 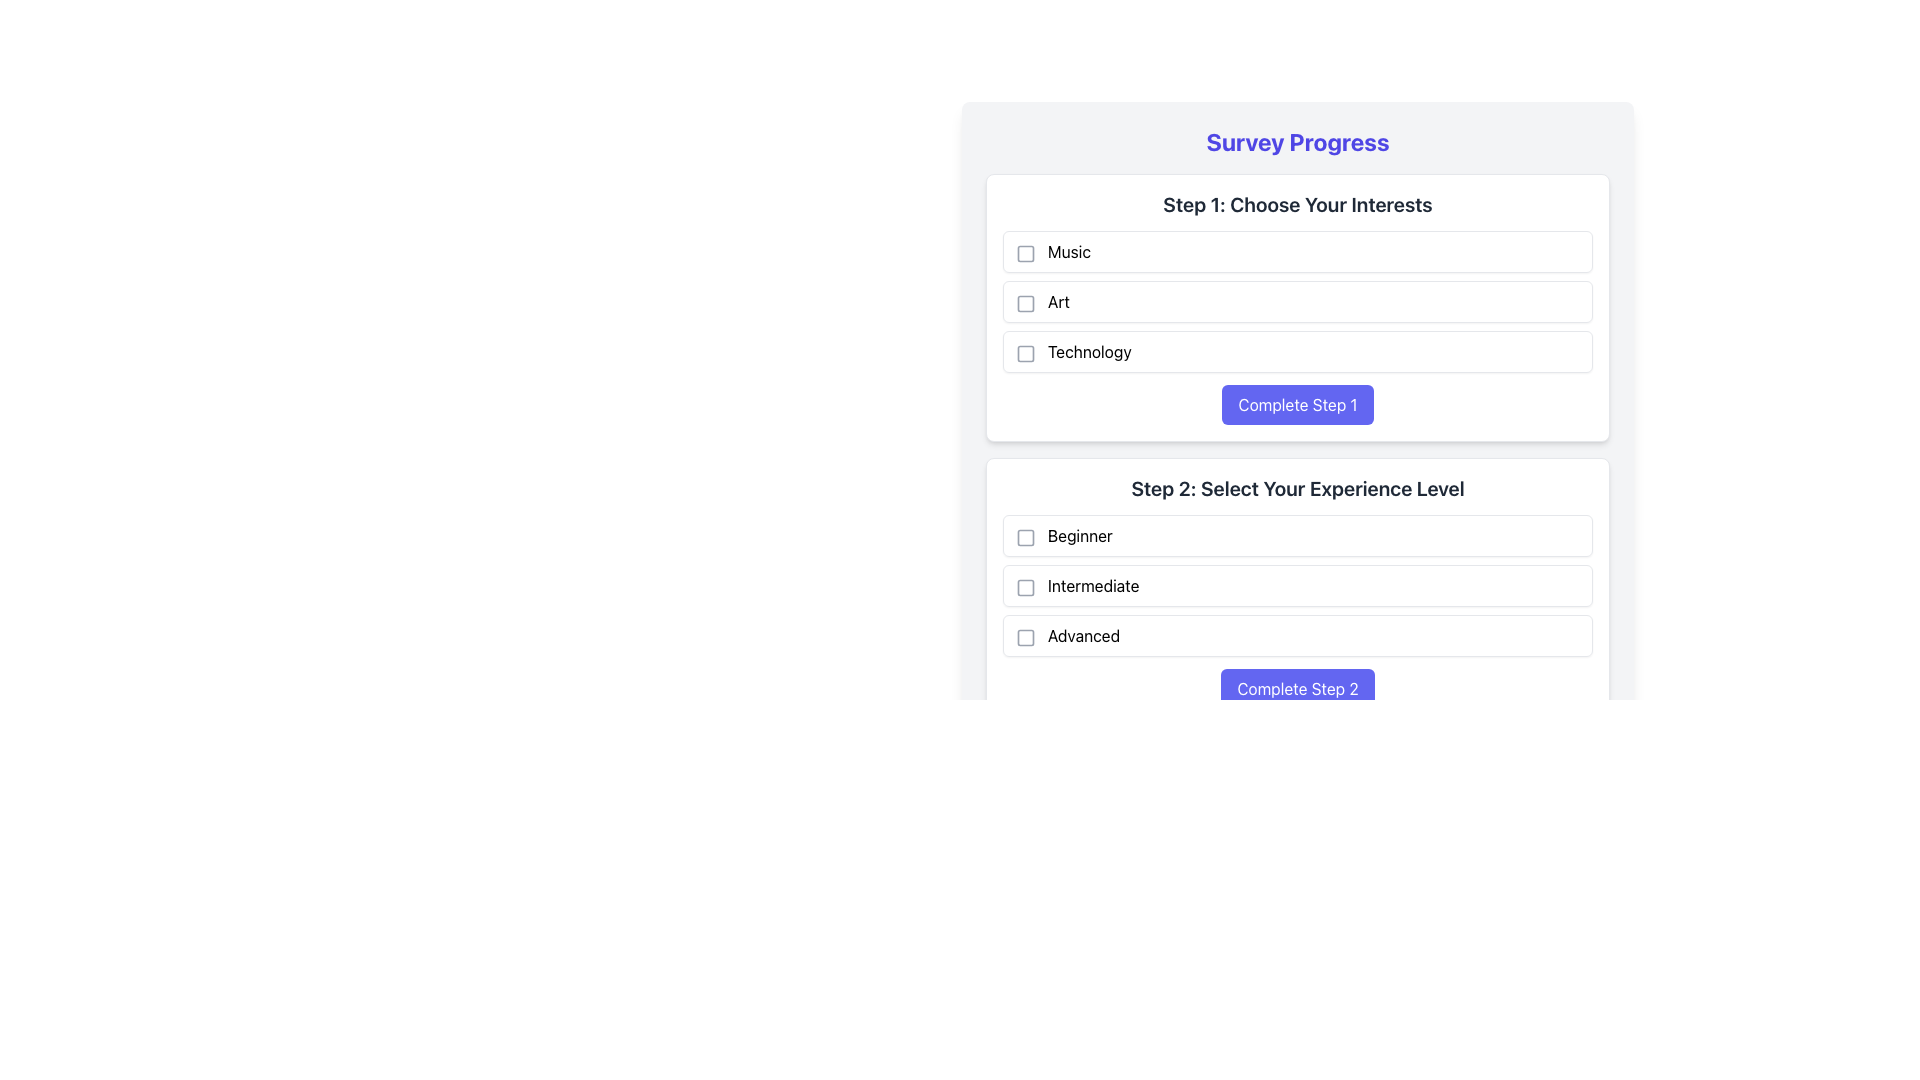 What do you see at coordinates (1297, 250) in the screenshot?
I see `the checkbox for the 'Music' selectable option` at bounding box center [1297, 250].